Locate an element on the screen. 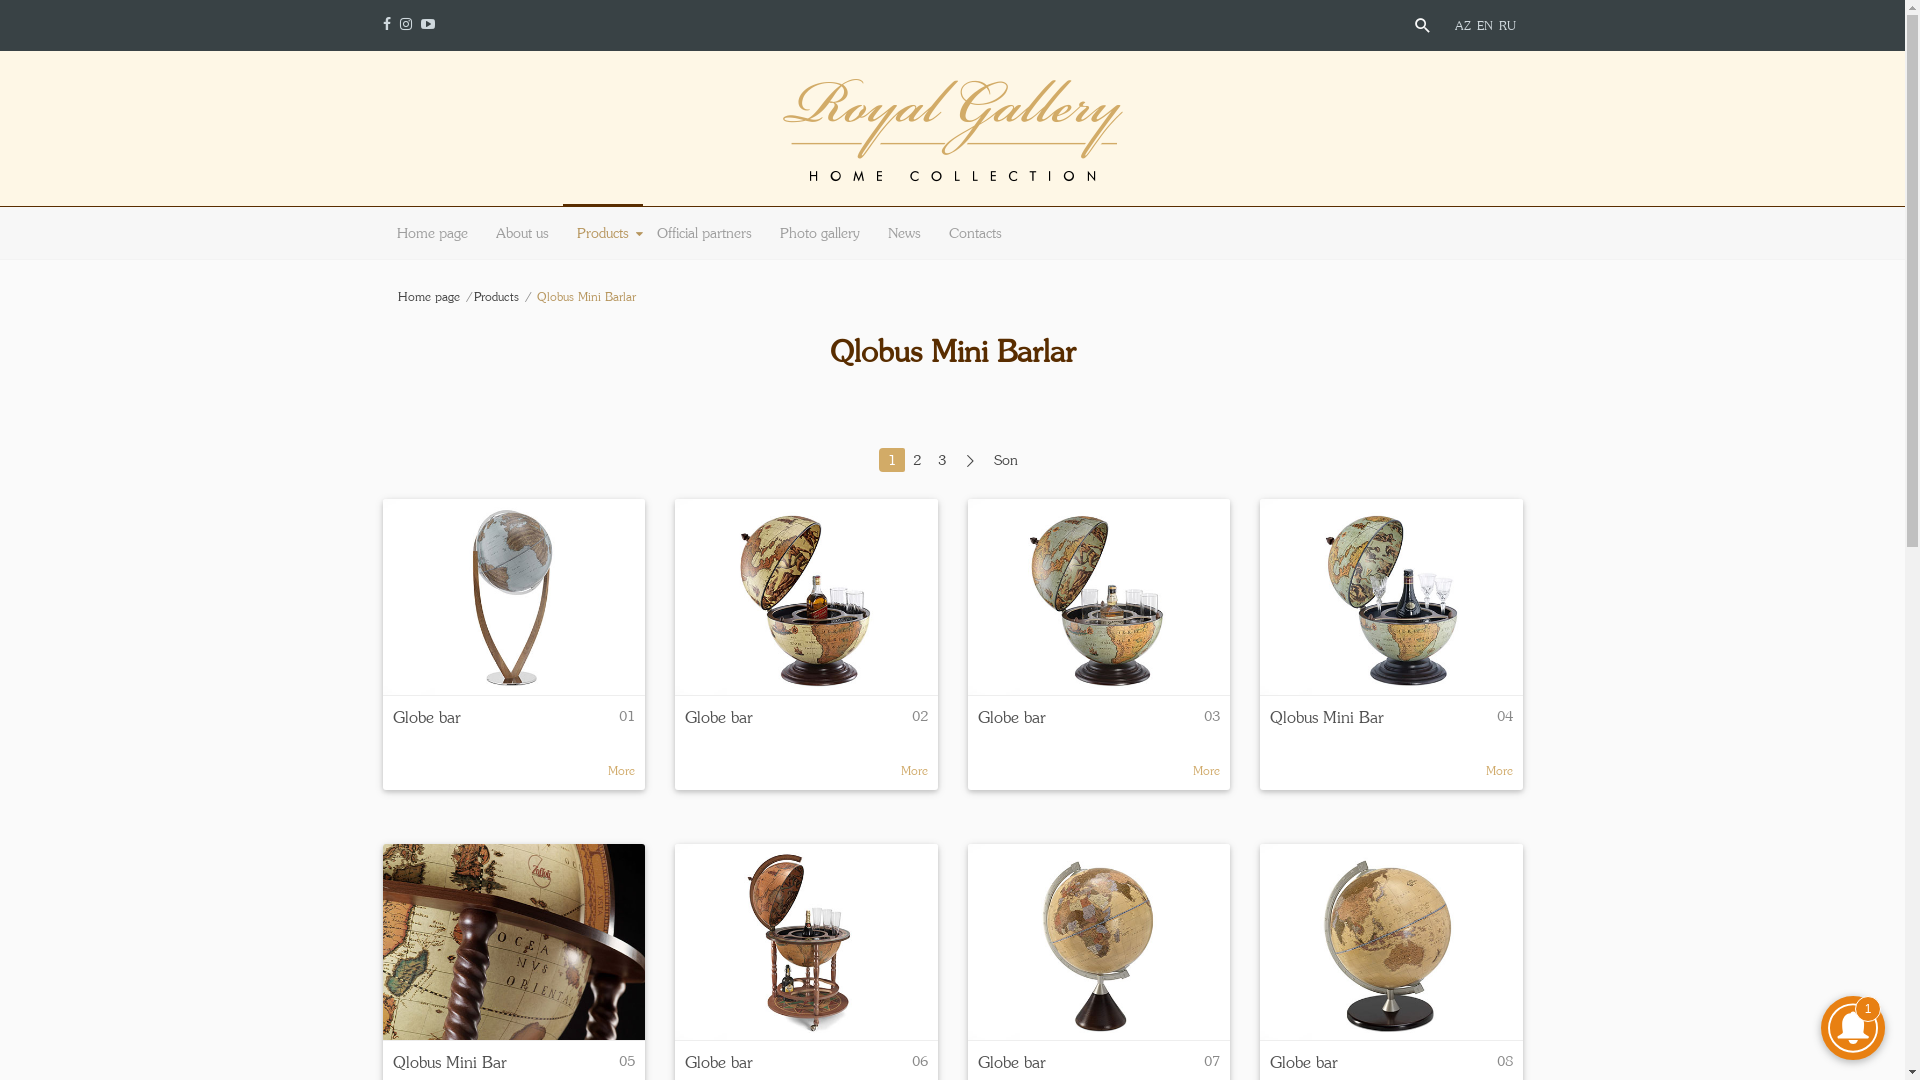 Image resolution: width=1920 pixels, height=1080 pixels. 'About us' is located at coordinates (522, 231).